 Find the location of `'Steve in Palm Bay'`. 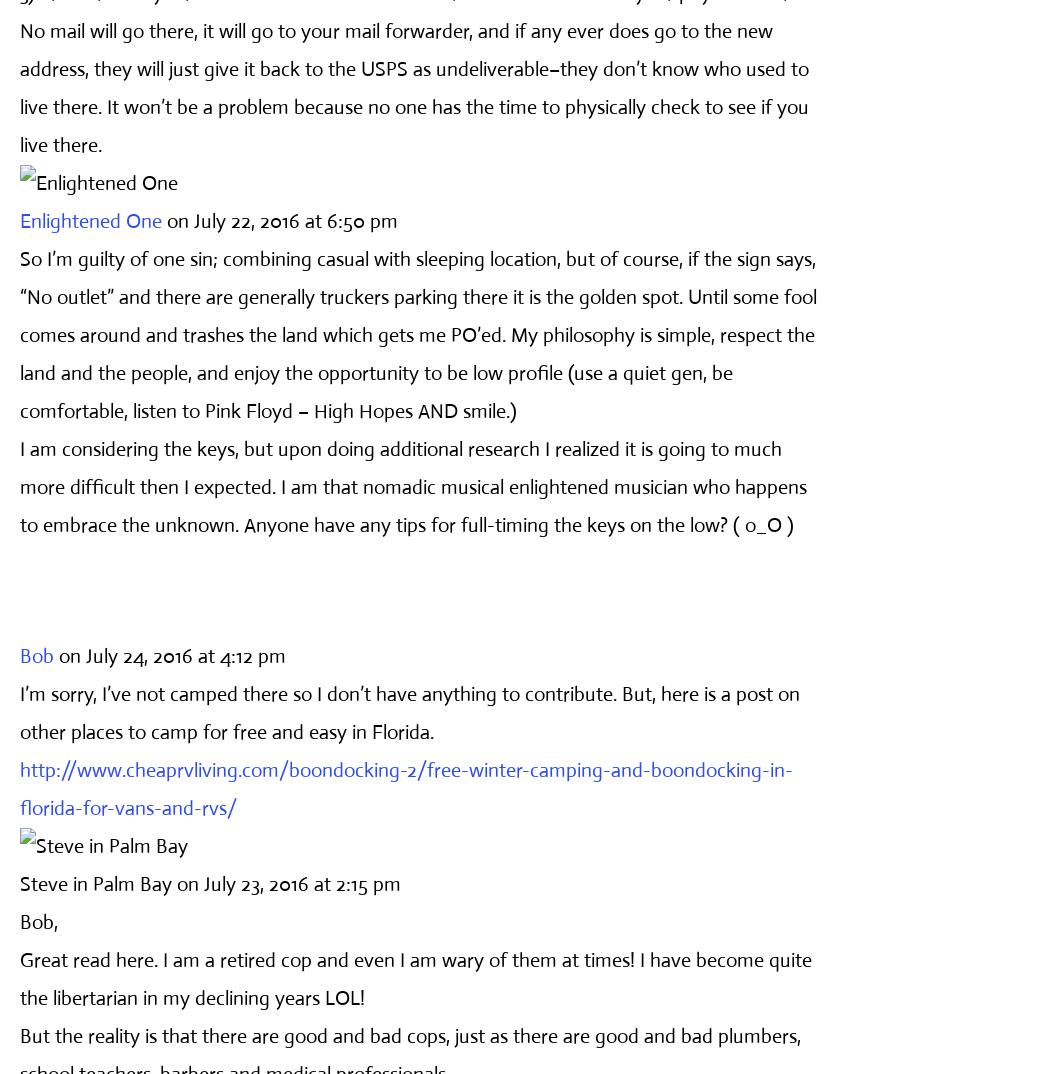

'Steve in Palm Bay' is located at coordinates (95, 882).